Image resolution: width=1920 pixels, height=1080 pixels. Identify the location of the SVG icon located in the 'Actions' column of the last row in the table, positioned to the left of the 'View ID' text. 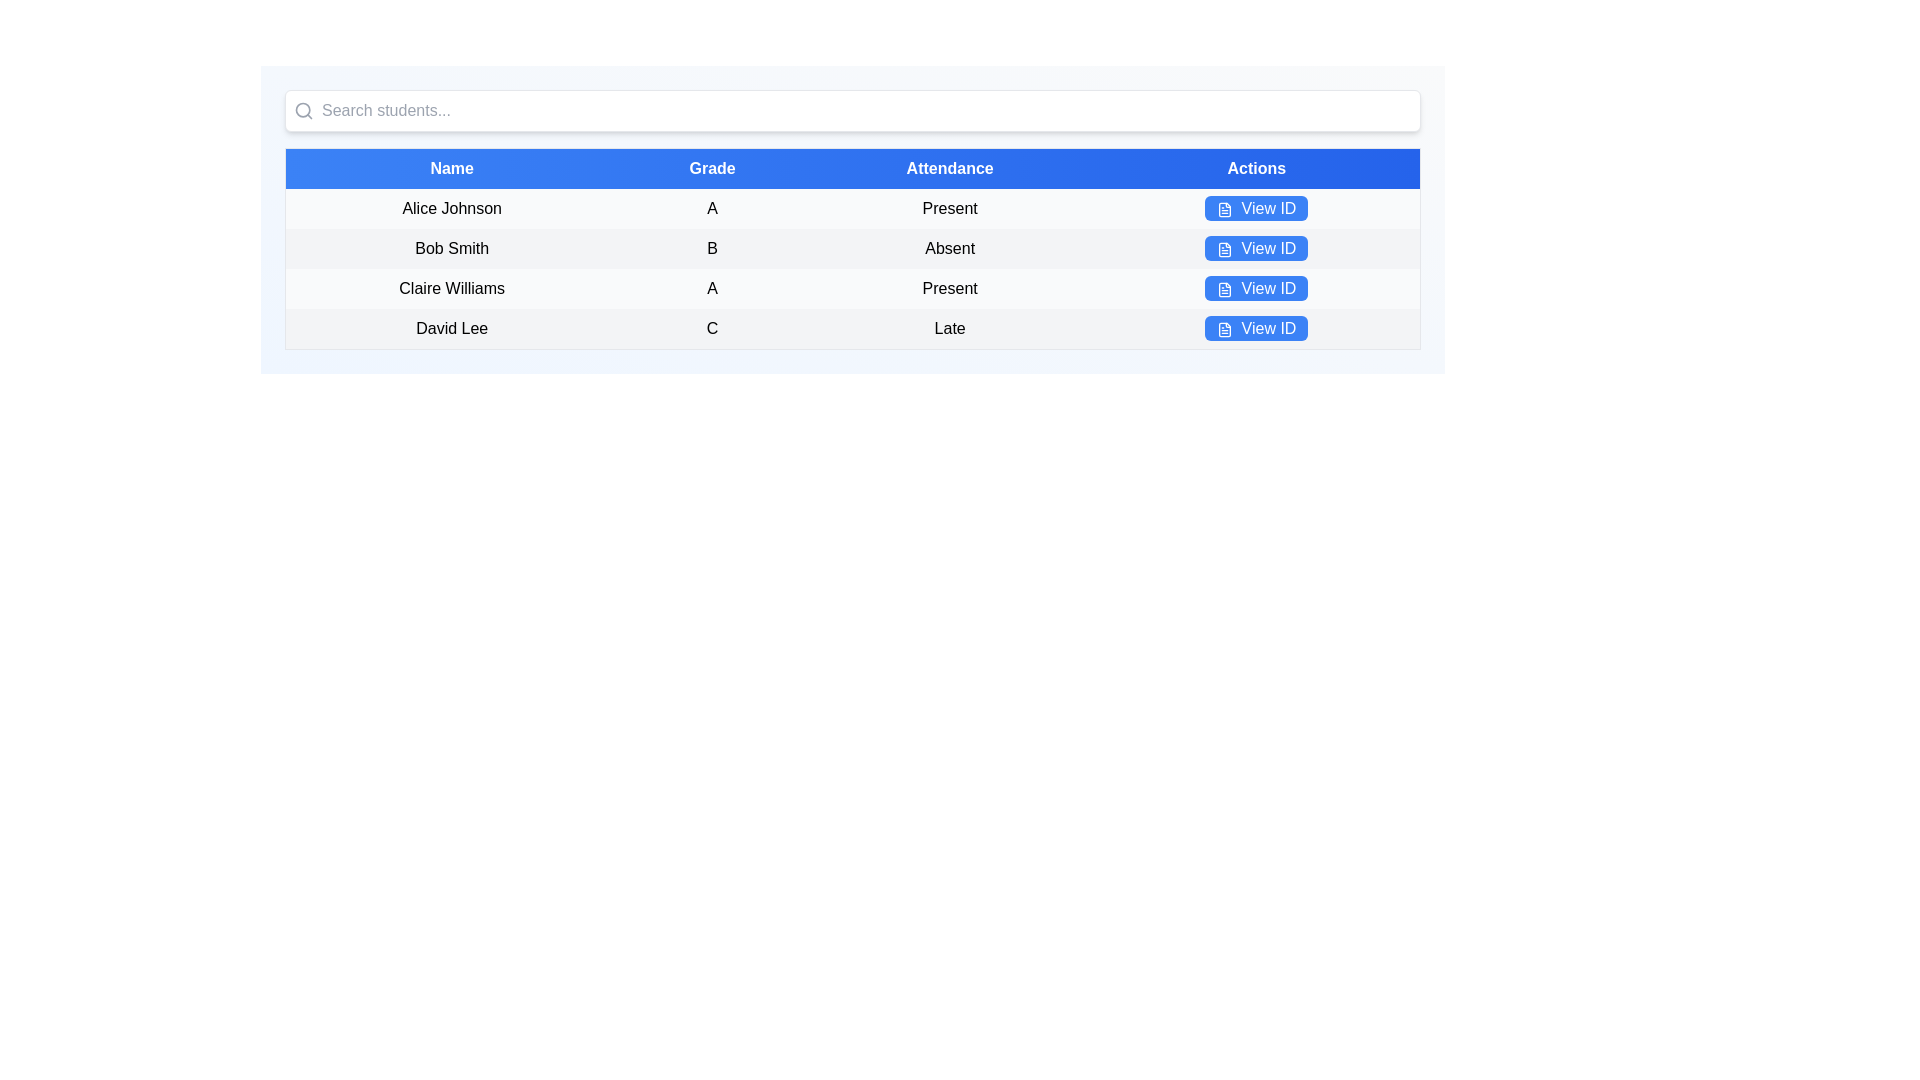
(1224, 328).